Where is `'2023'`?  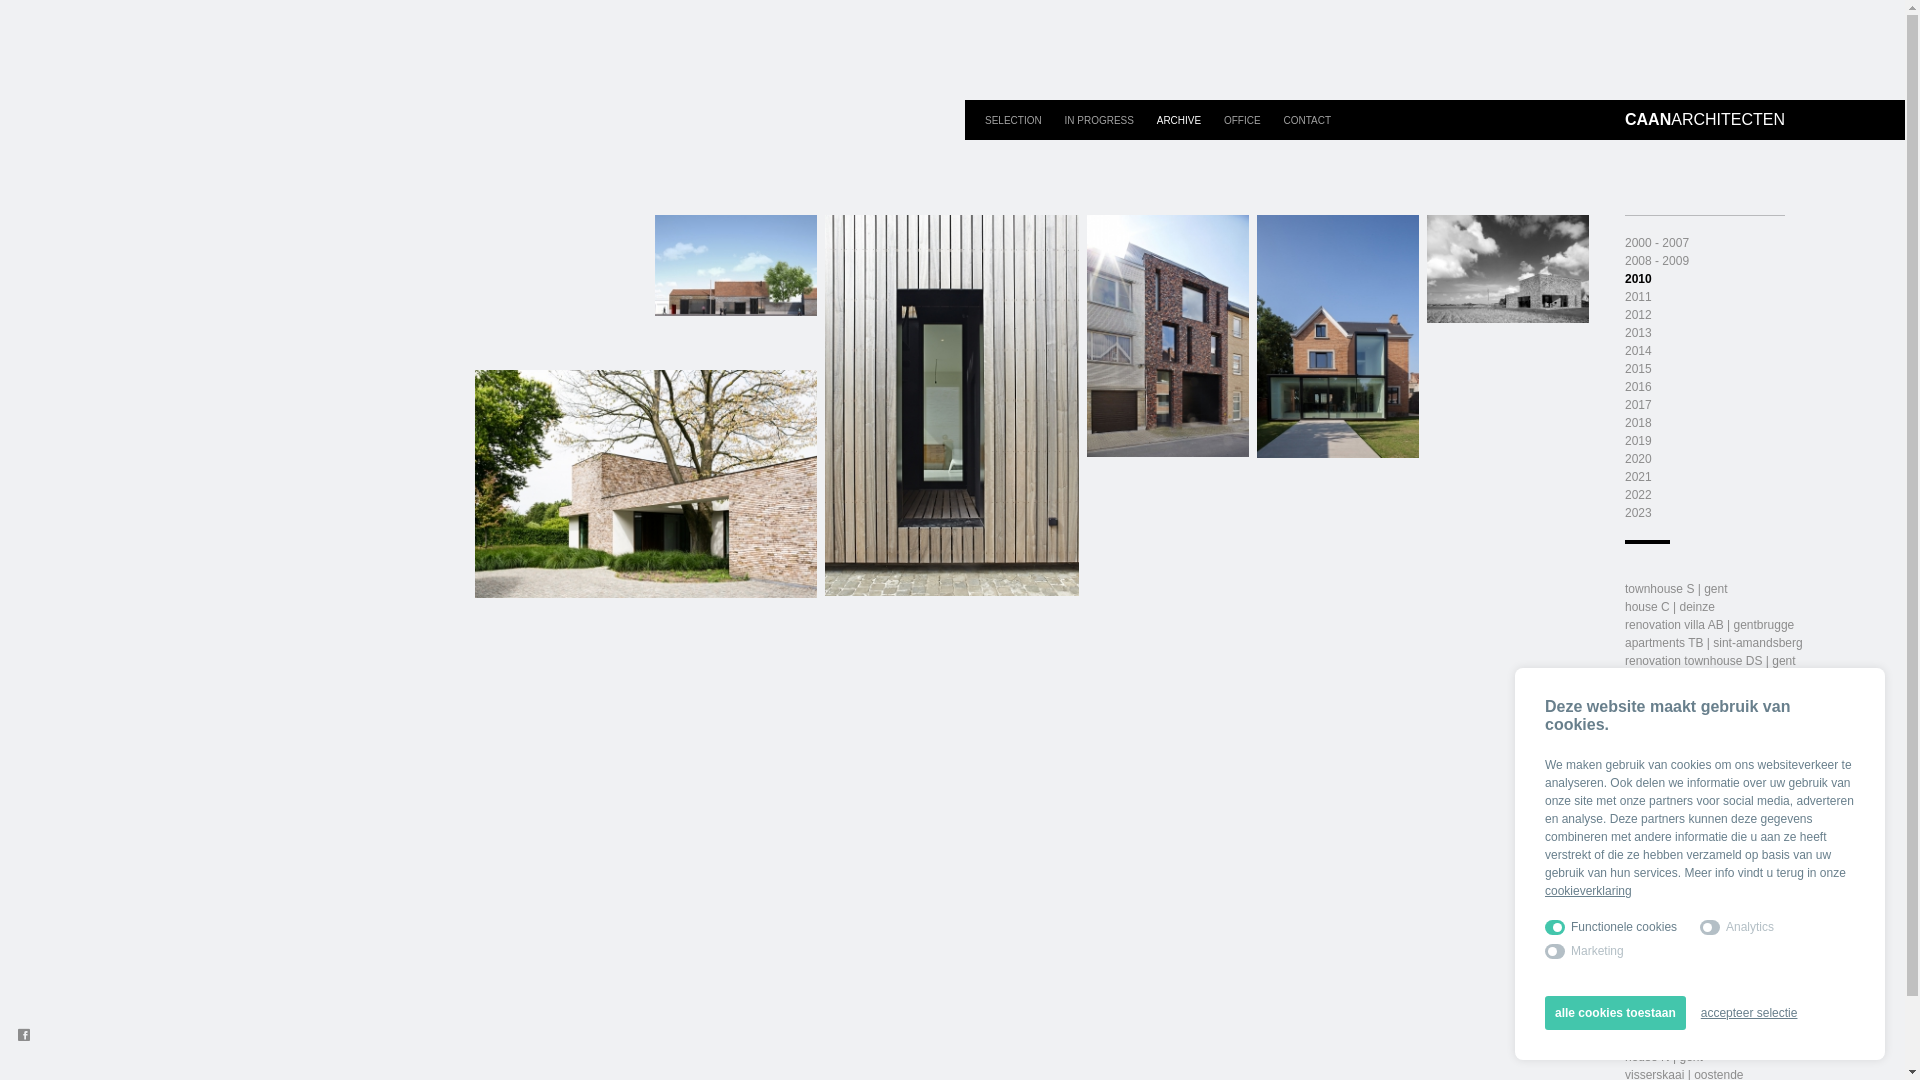 '2023' is located at coordinates (1638, 512).